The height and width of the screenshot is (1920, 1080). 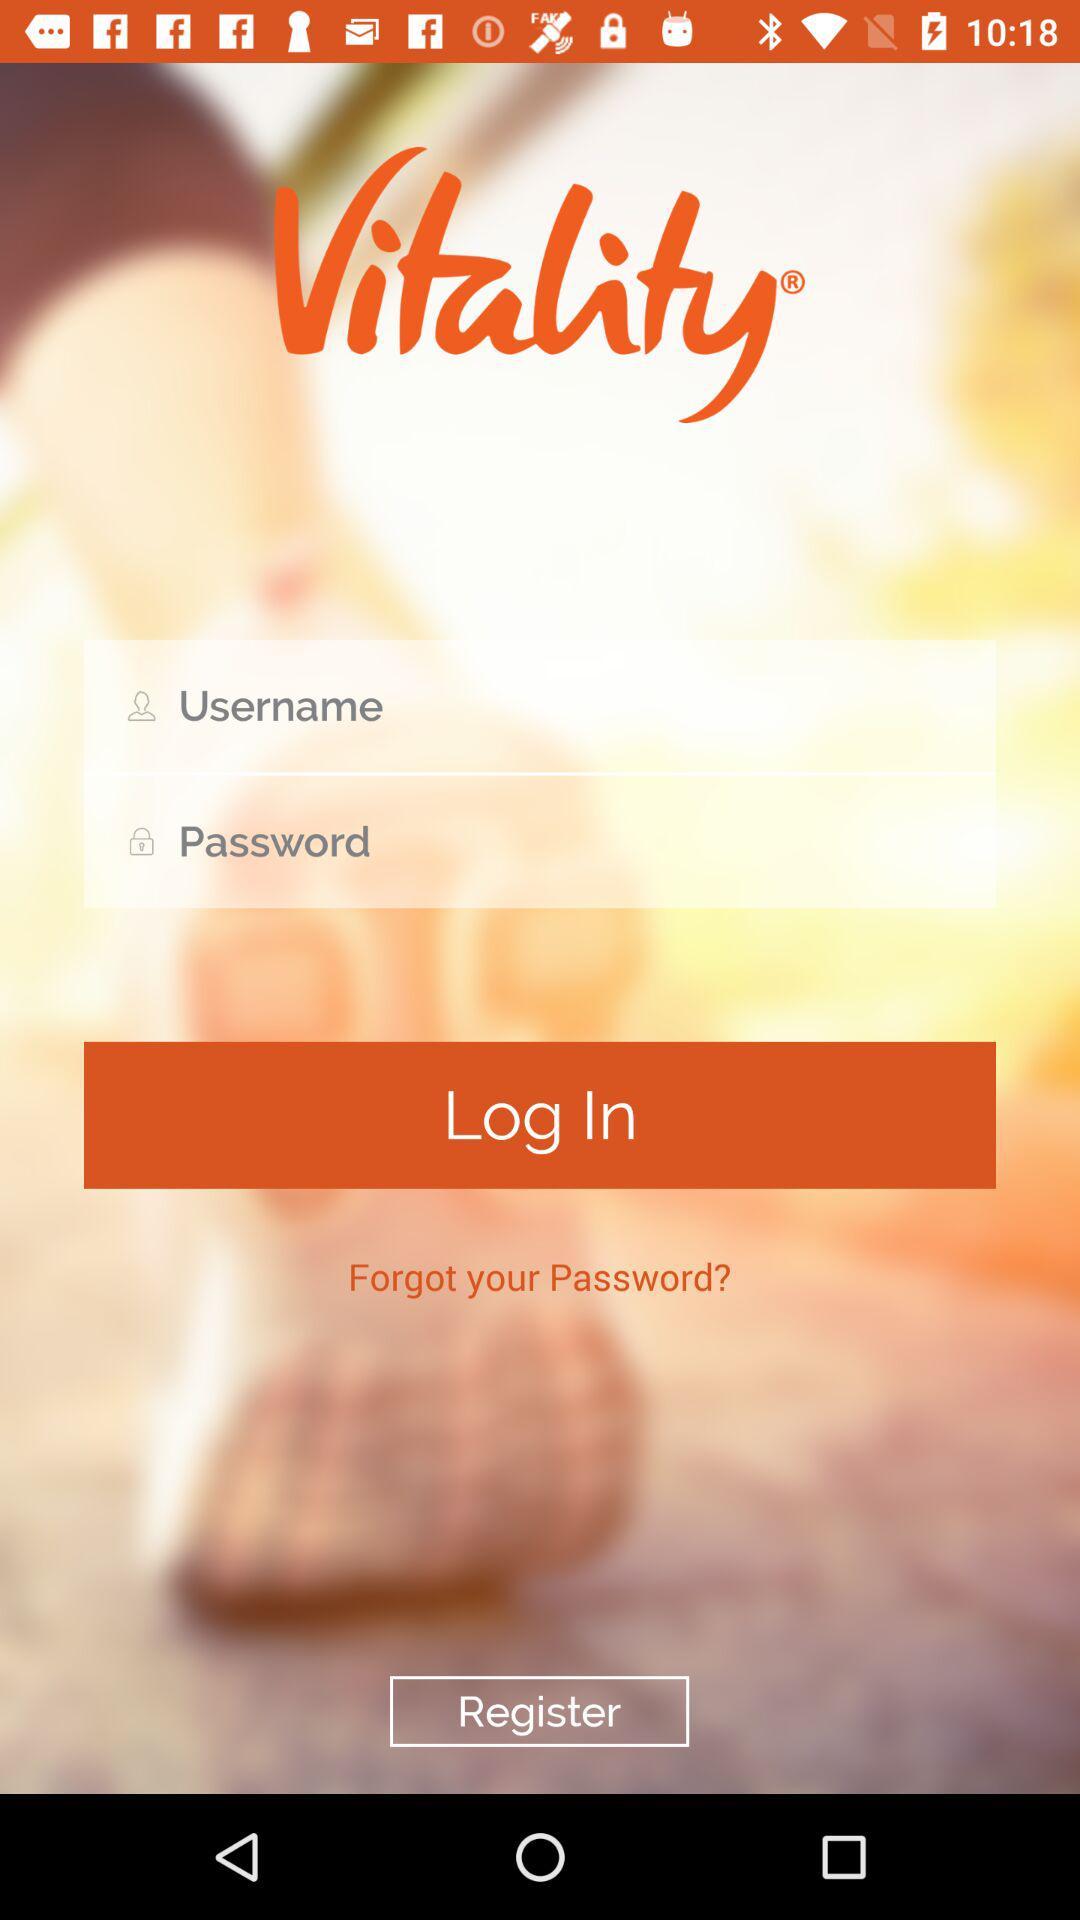 What do you see at coordinates (540, 841) in the screenshot?
I see `open field for password` at bounding box center [540, 841].